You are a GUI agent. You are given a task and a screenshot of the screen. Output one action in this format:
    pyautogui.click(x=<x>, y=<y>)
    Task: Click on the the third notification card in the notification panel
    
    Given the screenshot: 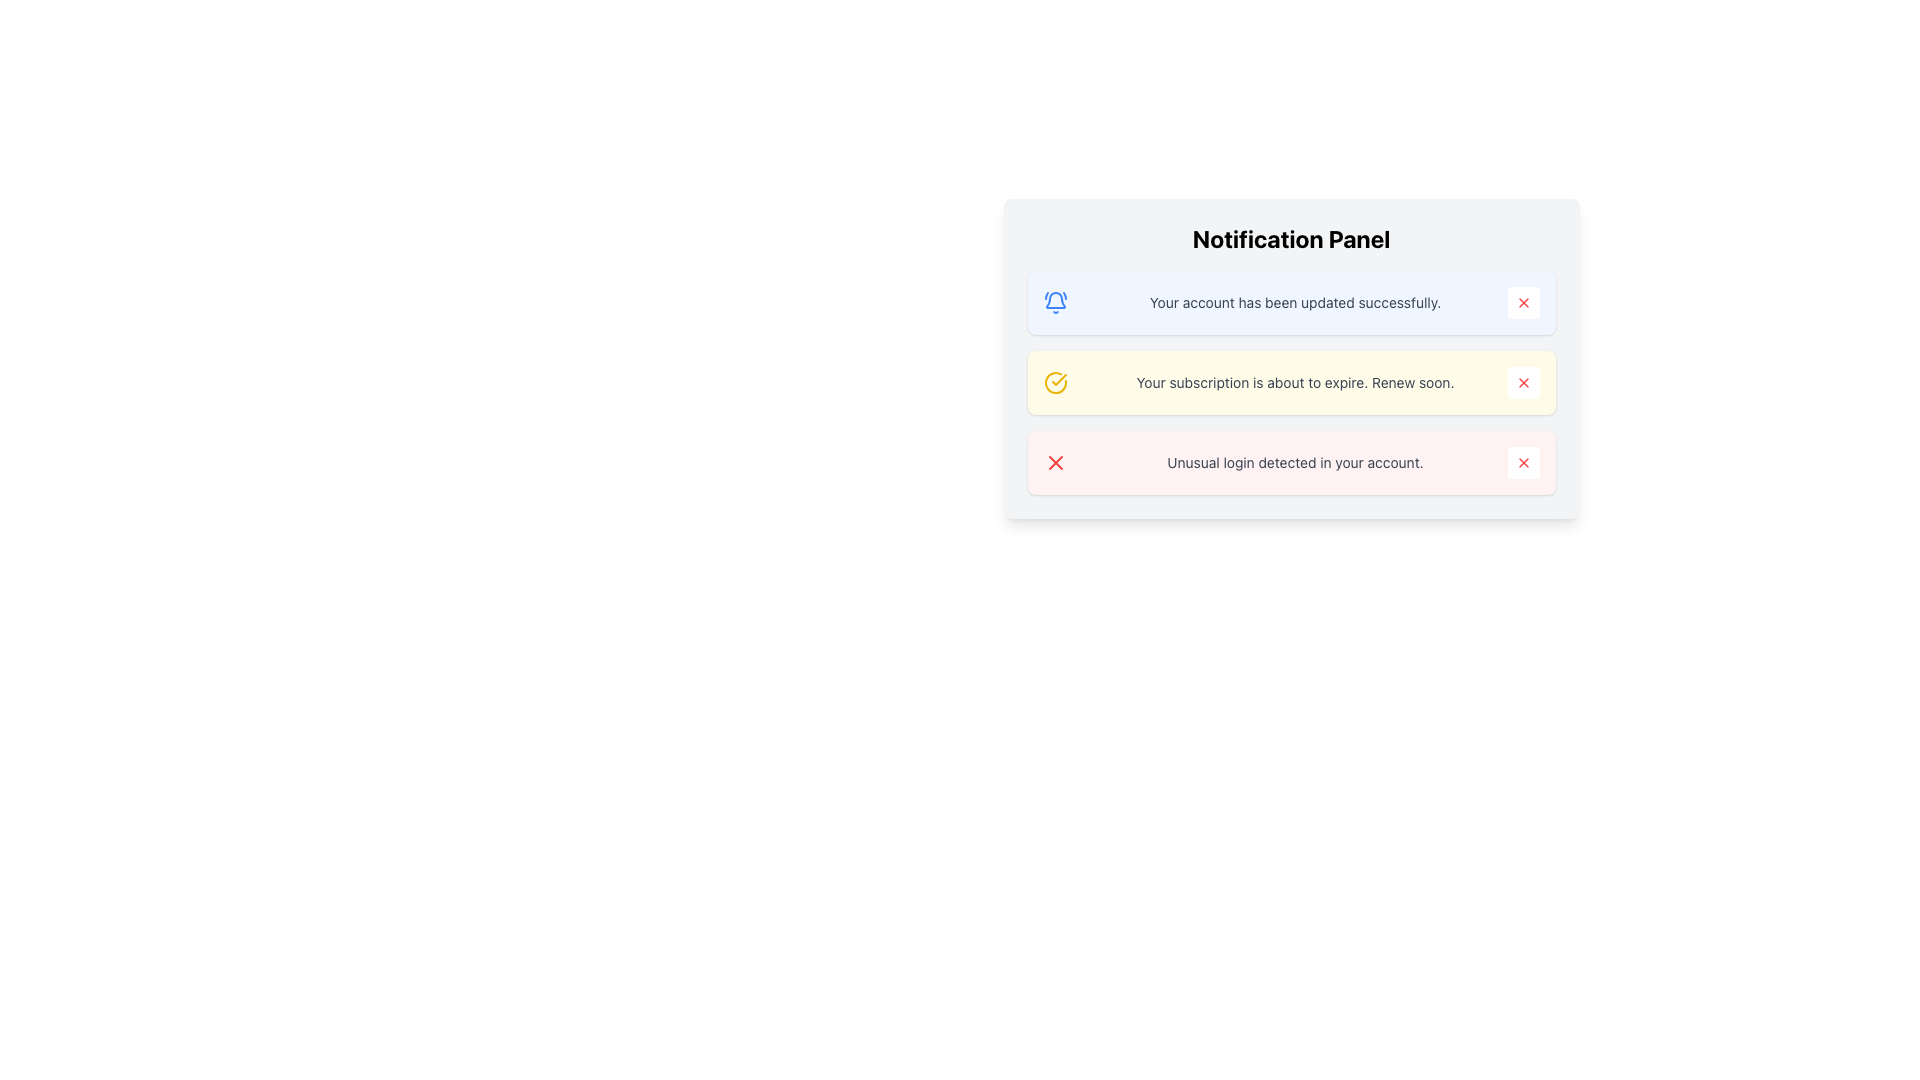 What is the action you would take?
    pyautogui.click(x=1291, y=462)
    